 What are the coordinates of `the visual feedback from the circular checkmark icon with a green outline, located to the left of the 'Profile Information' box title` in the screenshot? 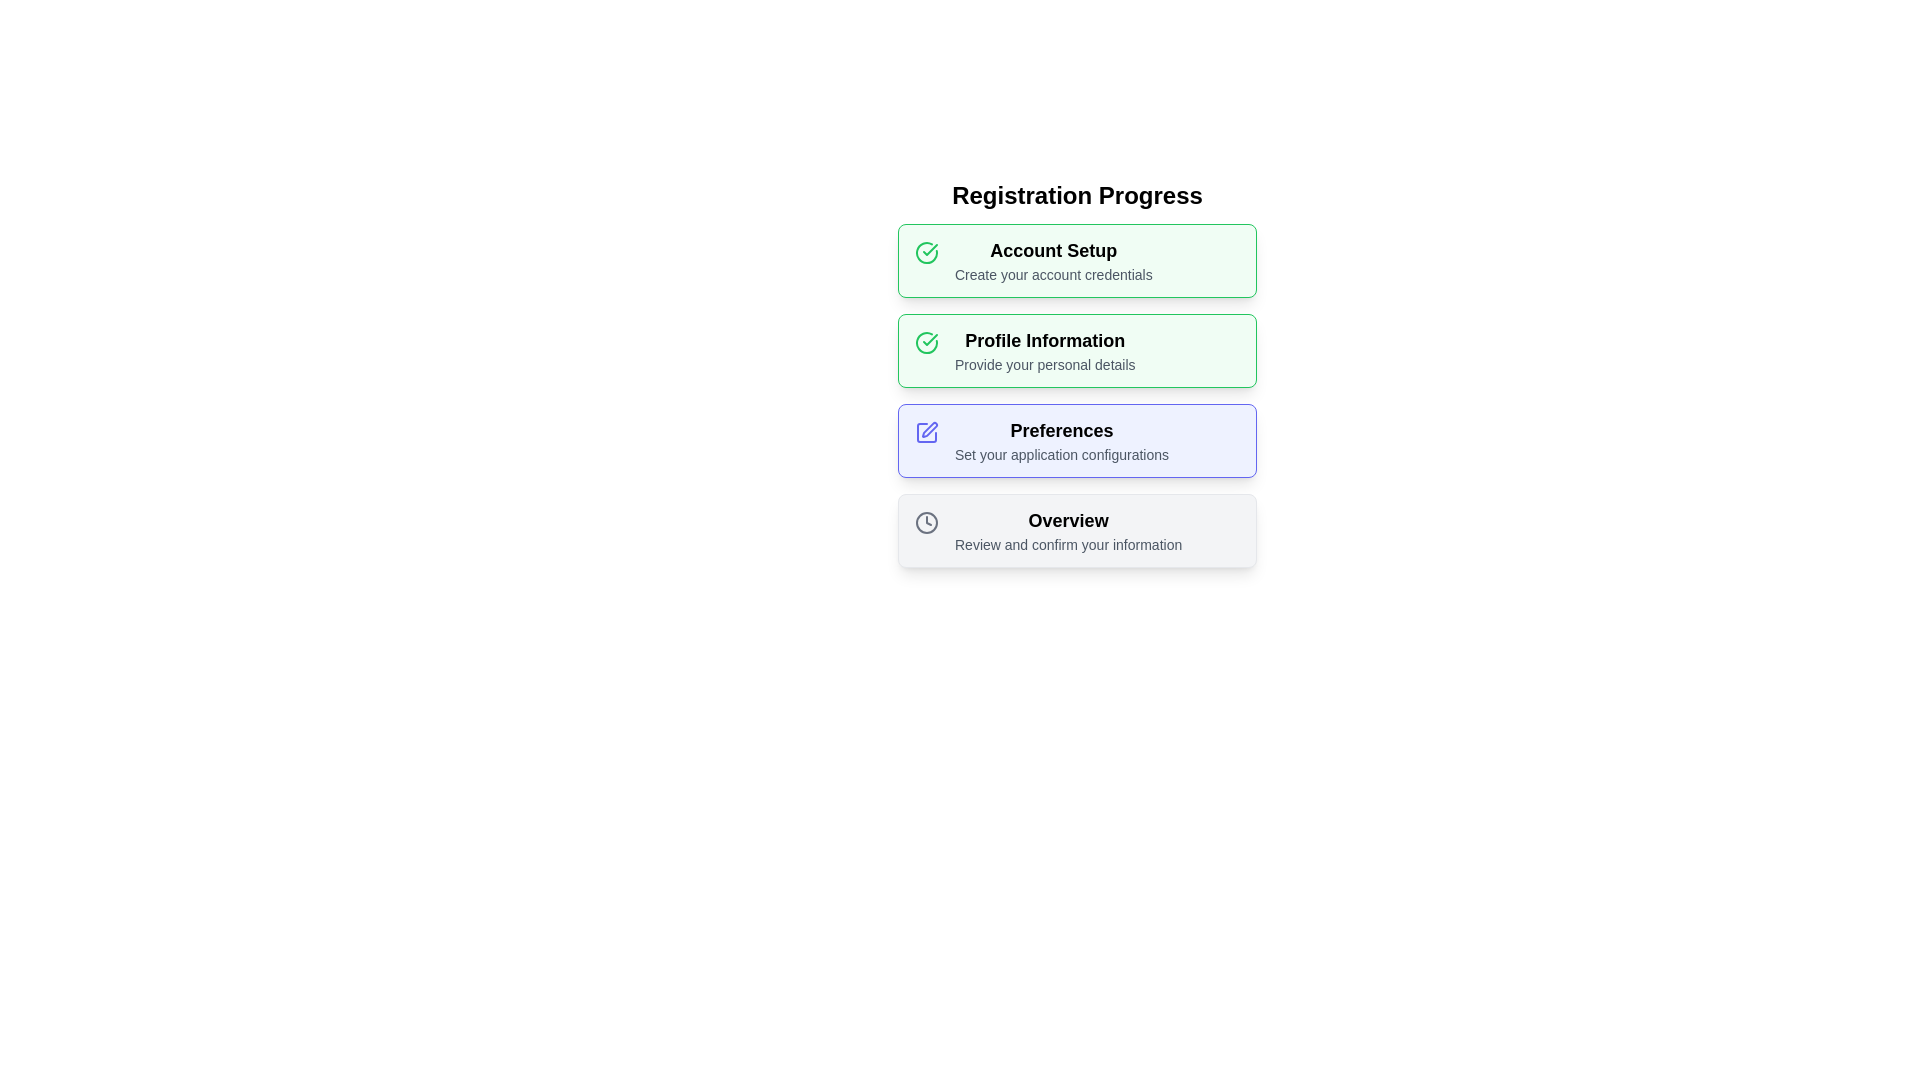 It's located at (925, 252).